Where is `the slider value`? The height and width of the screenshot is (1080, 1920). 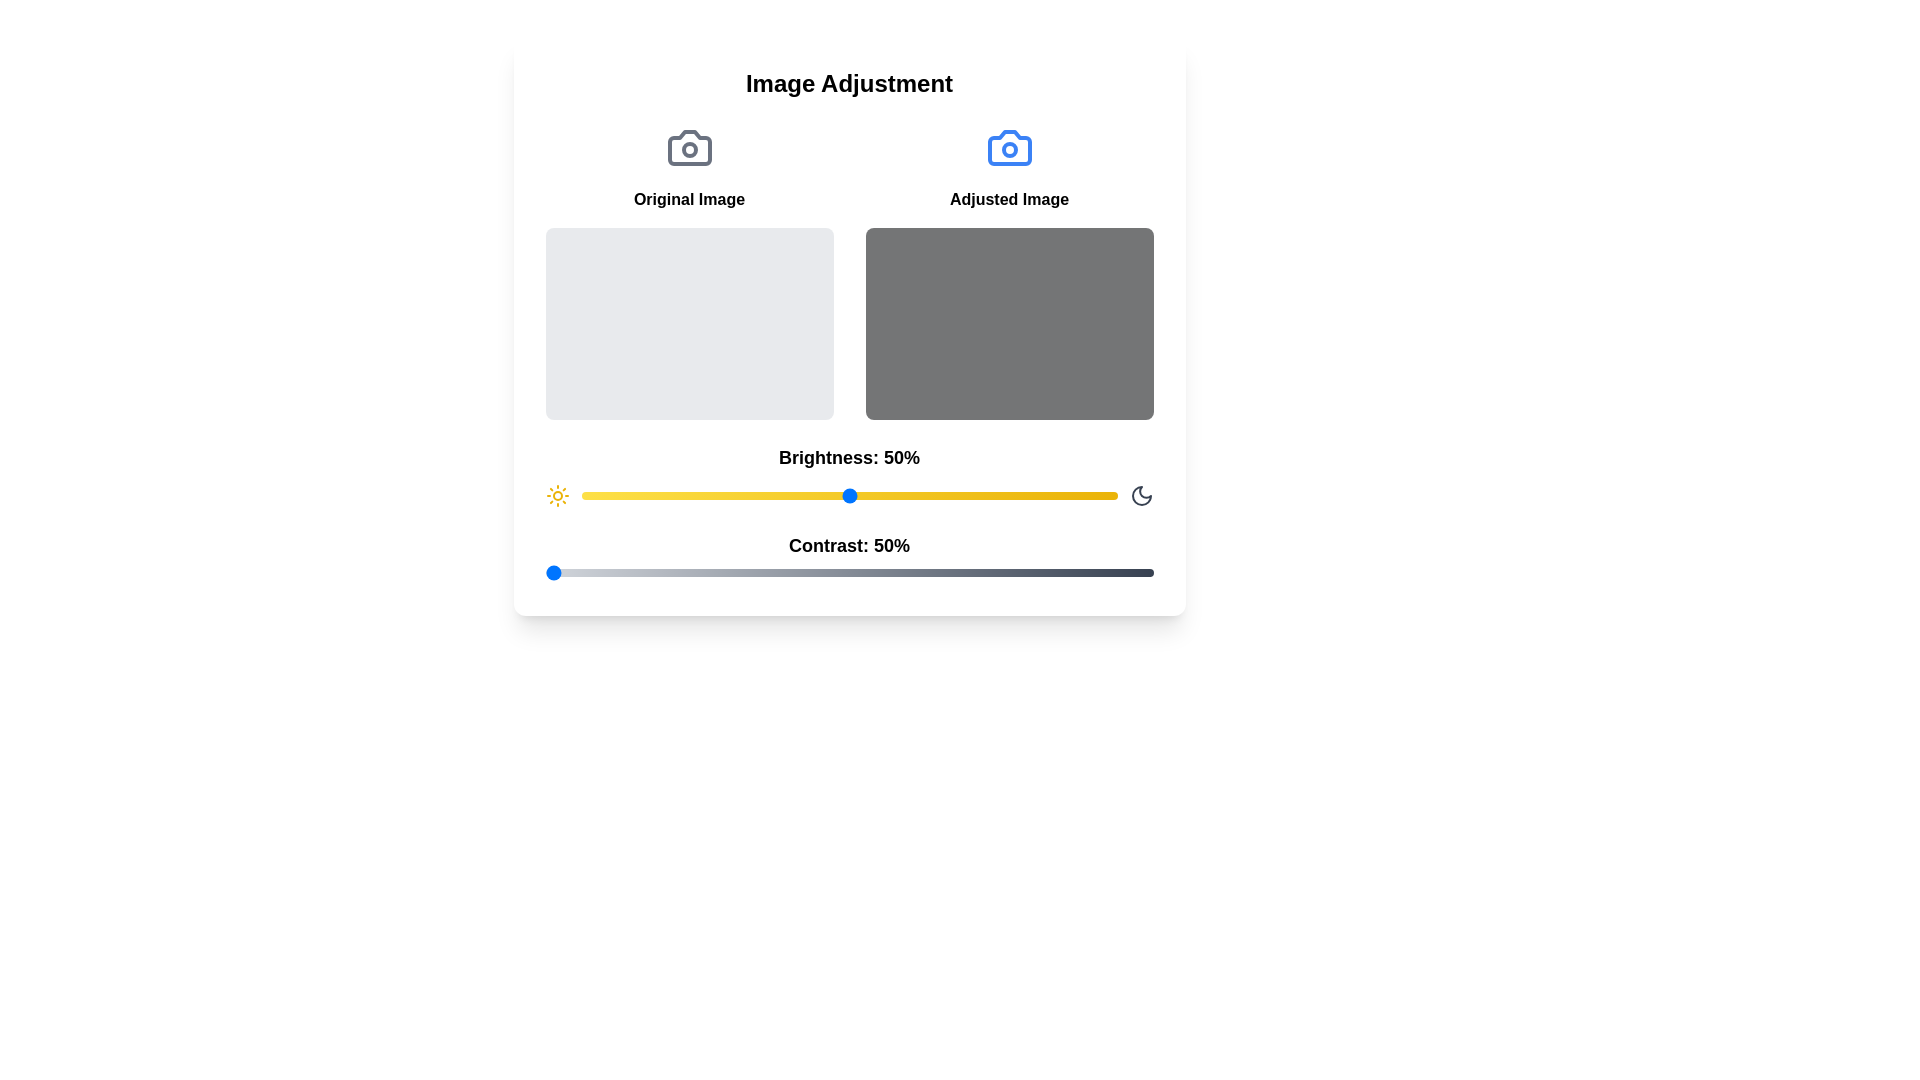 the slider value is located at coordinates (699, 495).